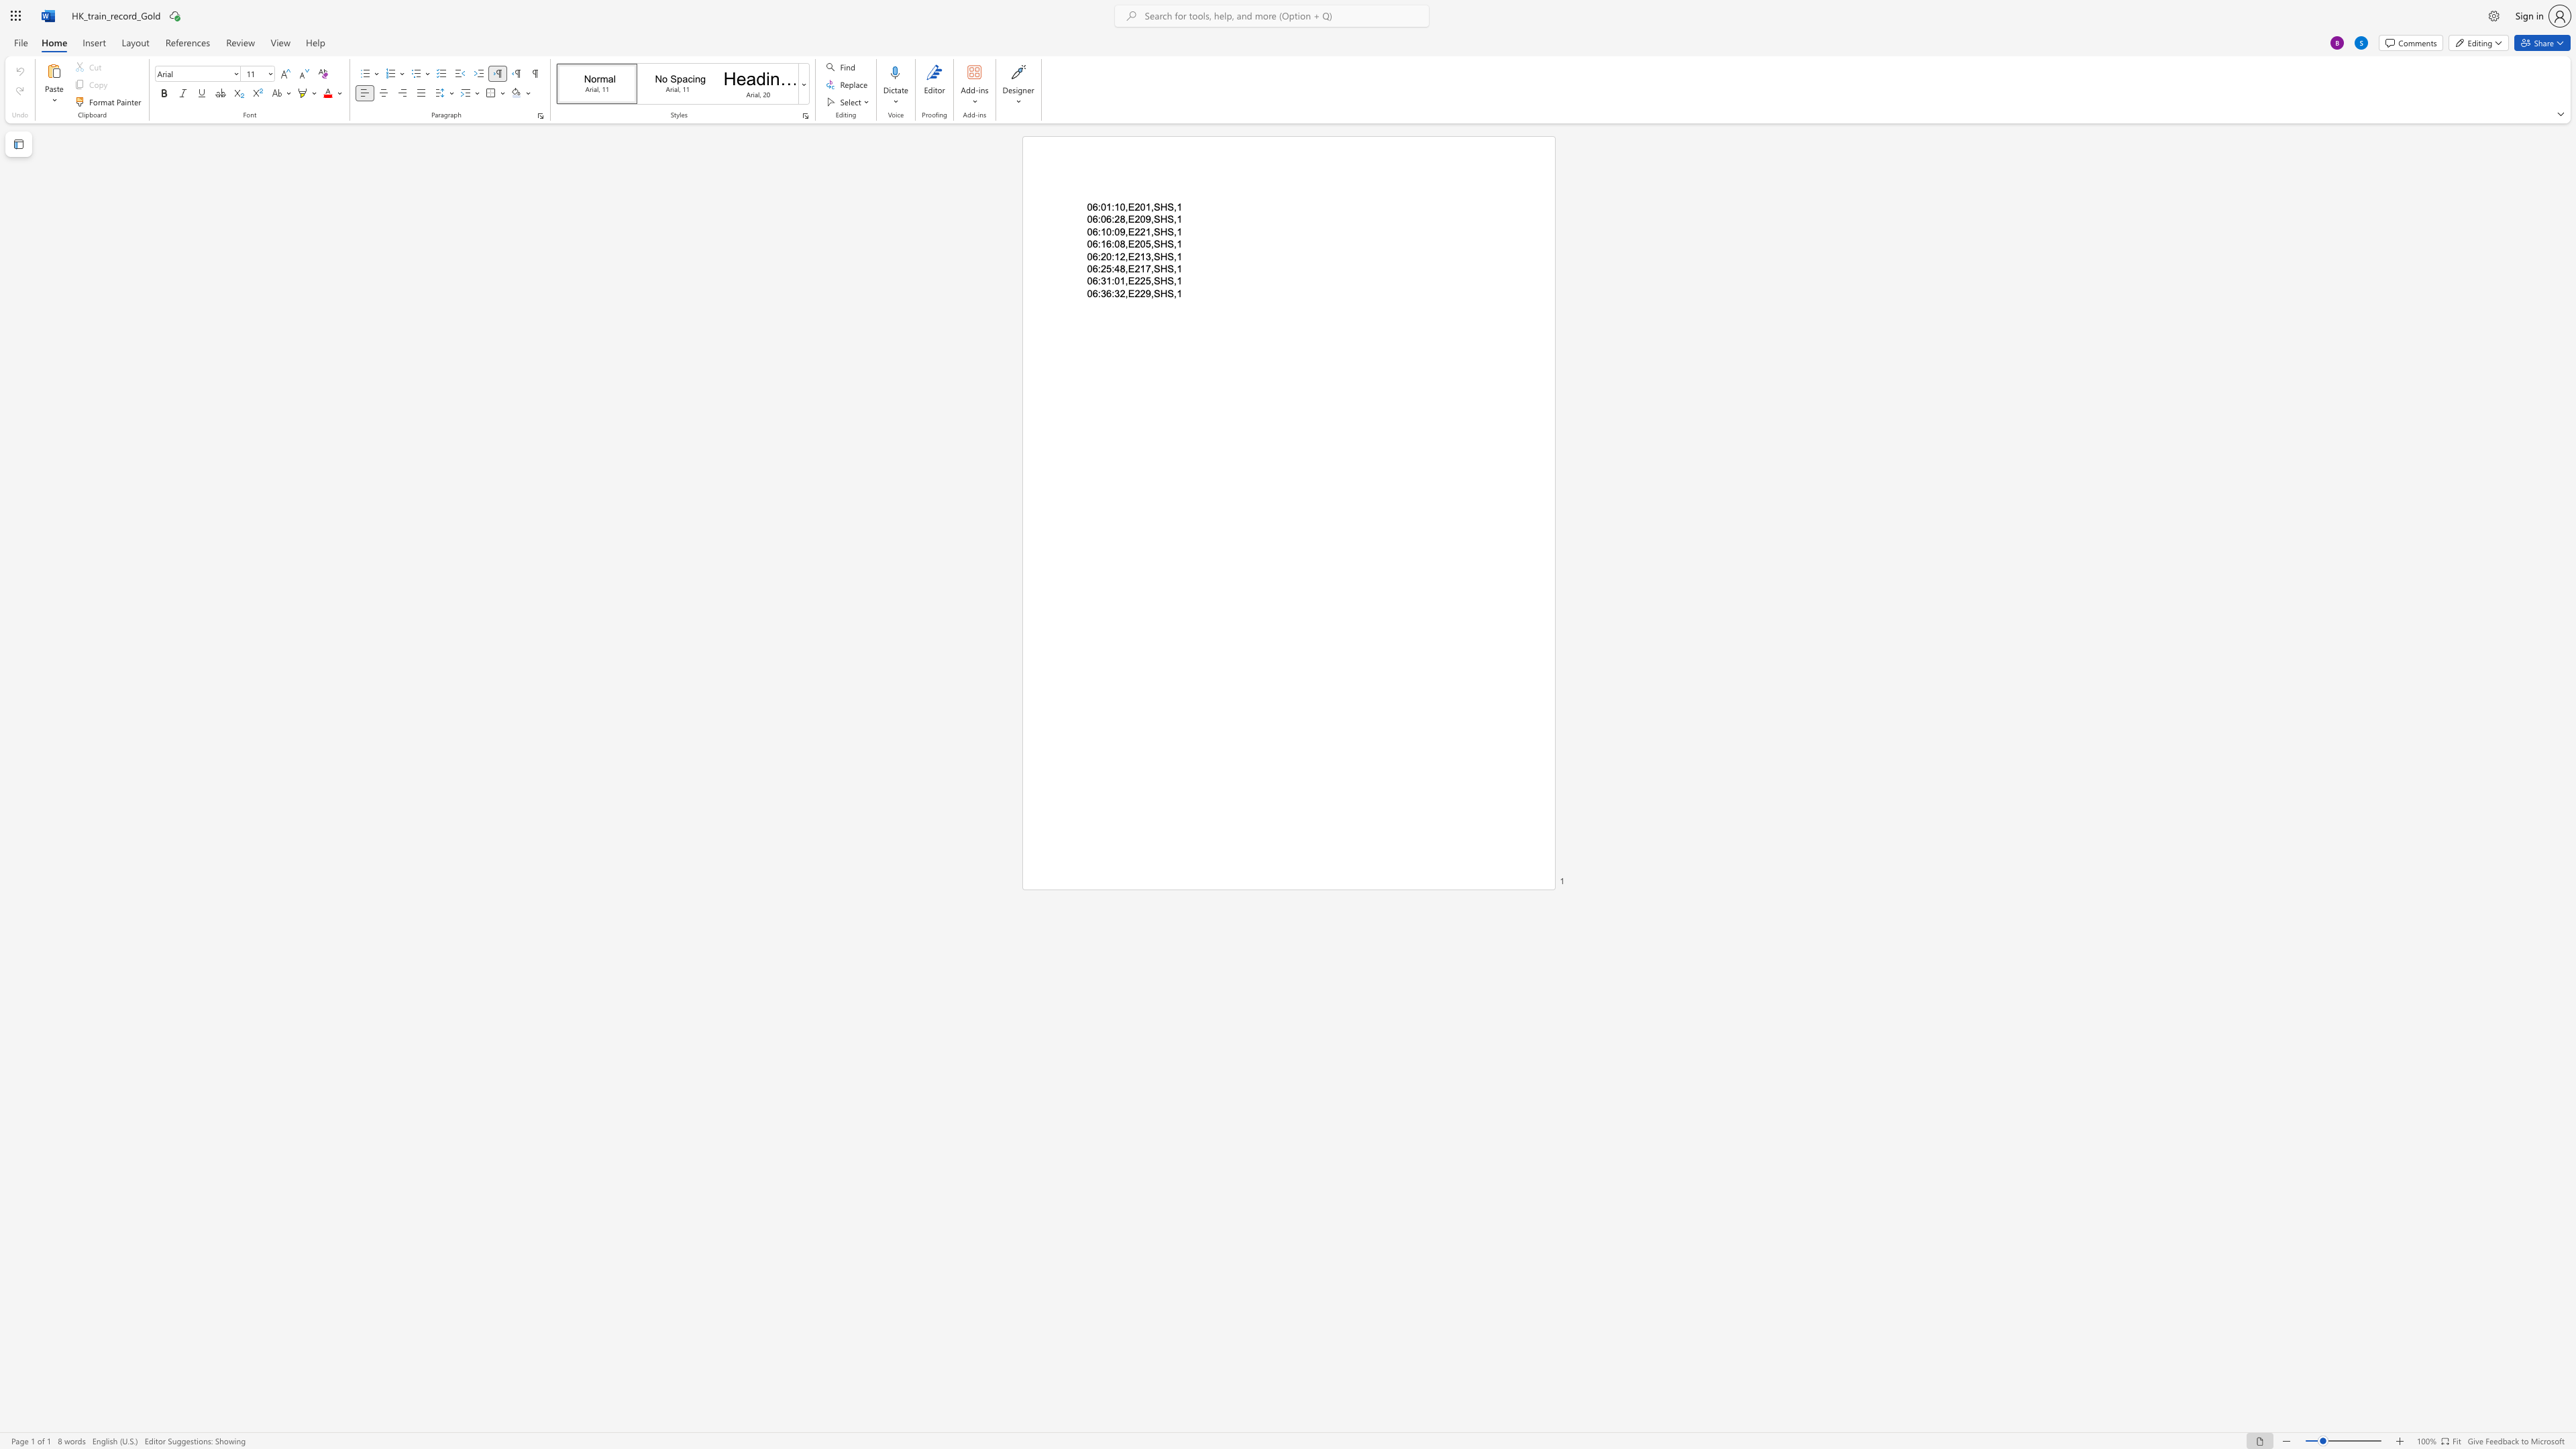  Describe the element at coordinates (1108, 292) in the screenshot. I see `the 2th character "6" in the text` at that location.